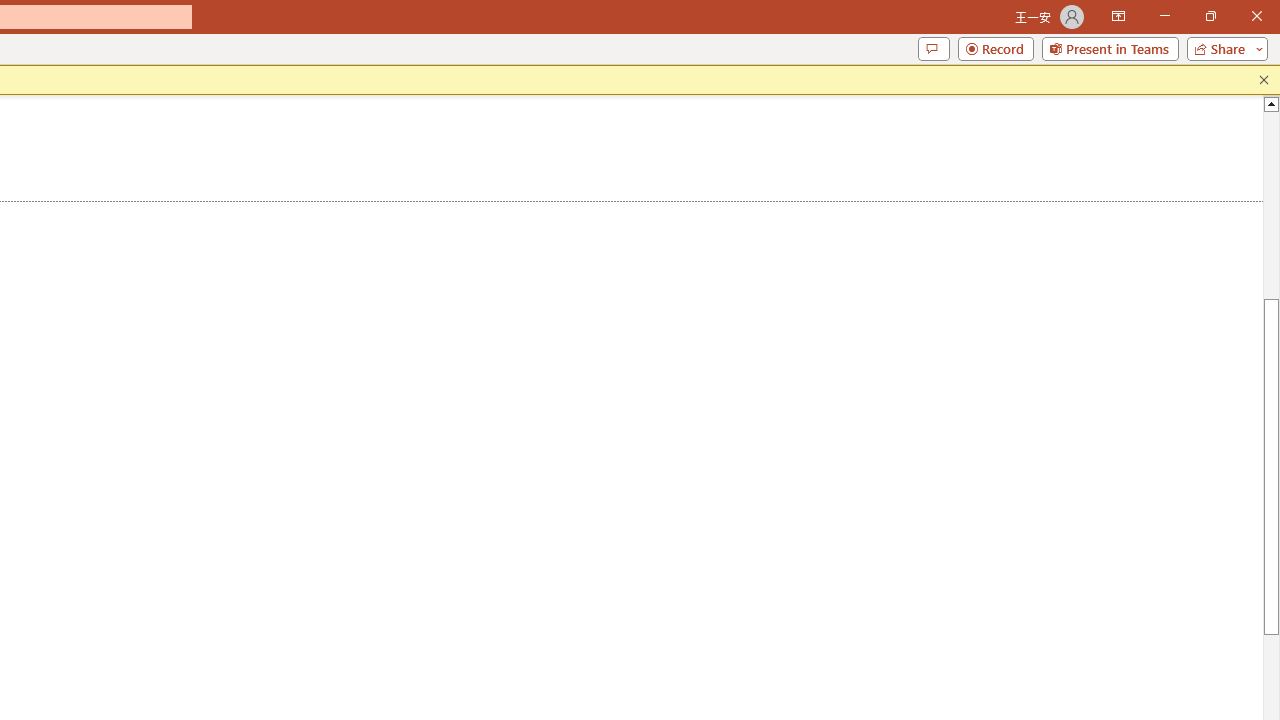  What do you see at coordinates (1263, 79) in the screenshot?
I see `'Close this message'` at bounding box center [1263, 79].